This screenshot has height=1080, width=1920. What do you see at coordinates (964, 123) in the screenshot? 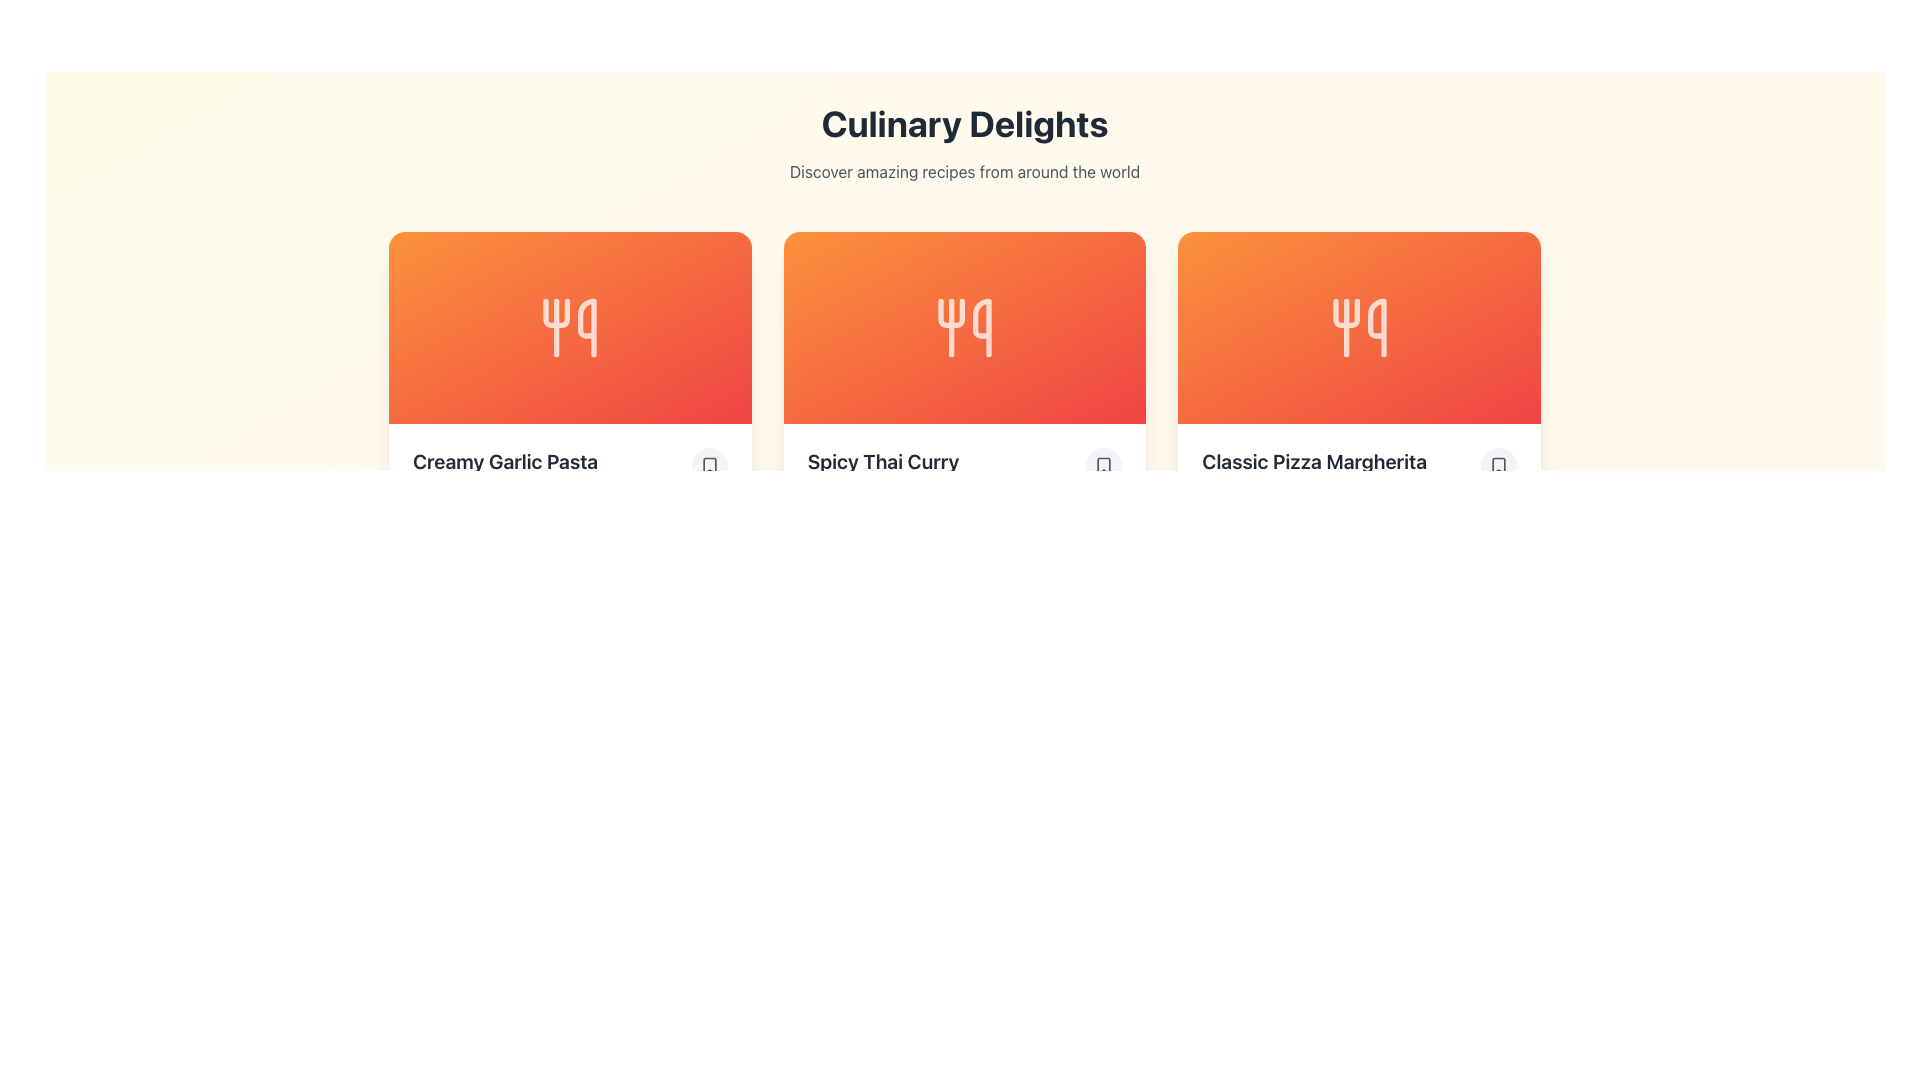
I see `the main heading element that serves as the primary title for the culinary recipes page, located at the top-center of the interface` at bounding box center [964, 123].